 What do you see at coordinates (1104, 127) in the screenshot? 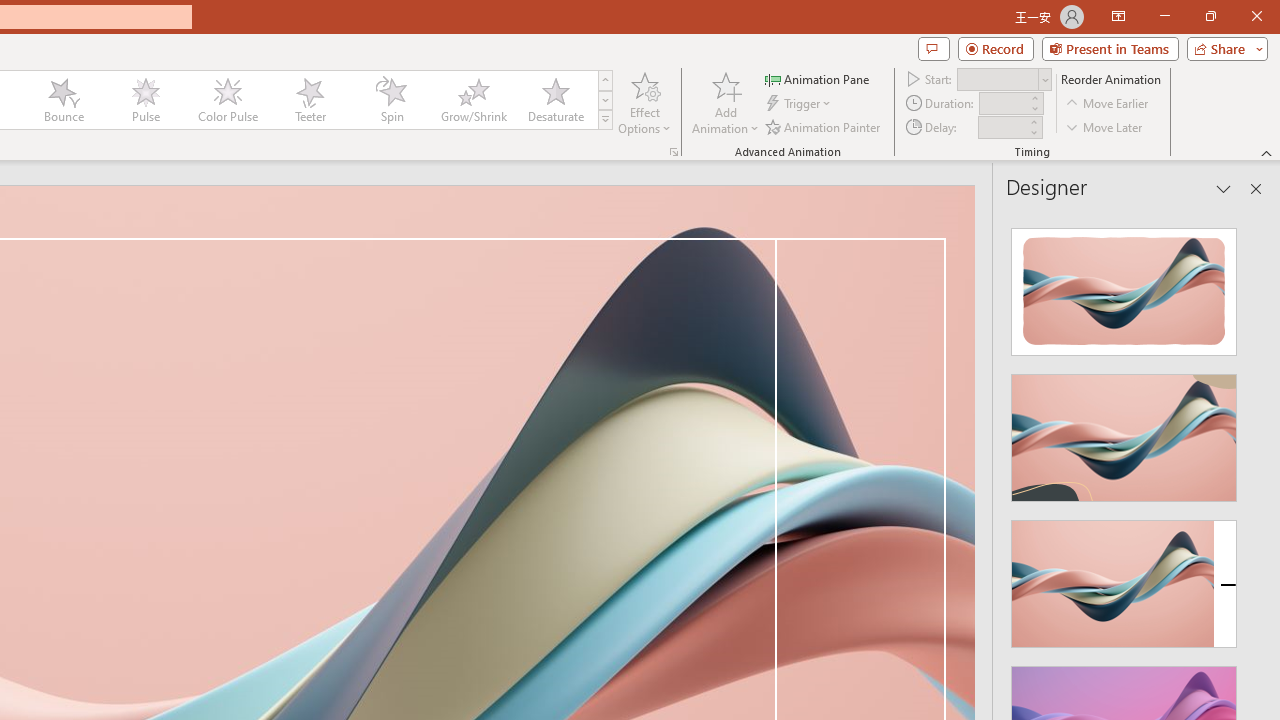
I see `'Move Later'` at bounding box center [1104, 127].